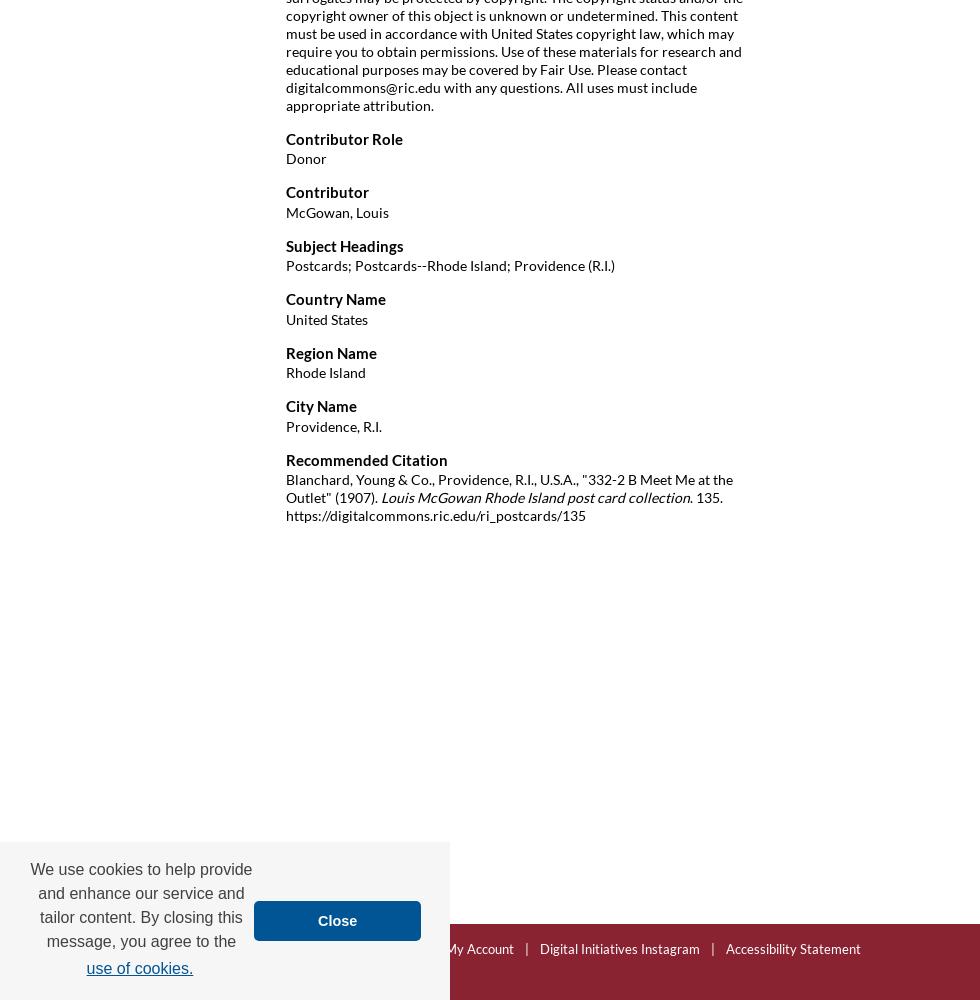 The height and width of the screenshot is (1000, 980). I want to click on 'use of cookies.', so click(139, 966).